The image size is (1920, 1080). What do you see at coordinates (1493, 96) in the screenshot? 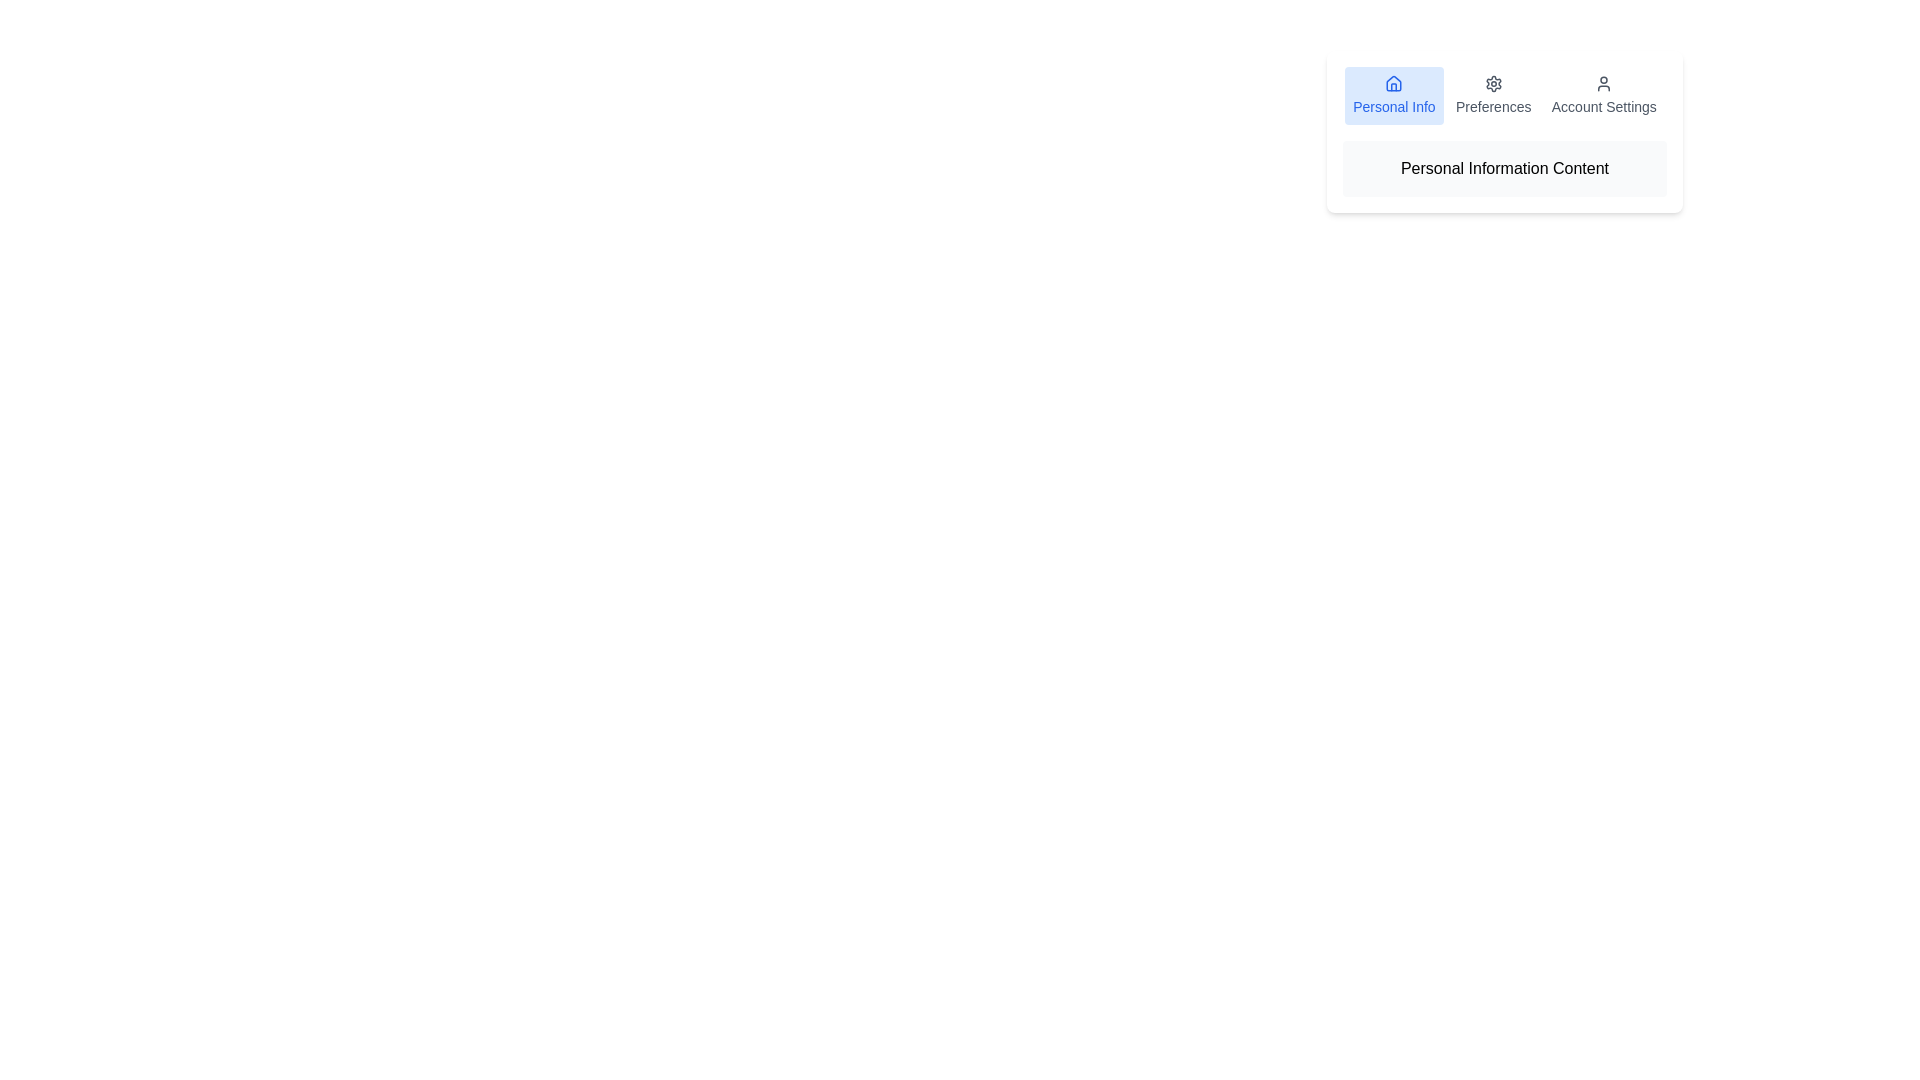
I see `the 'Preferences' button, which features a cogwheel icon above the text, positioned centrally within a group of three buttons` at bounding box center [1493, 96].